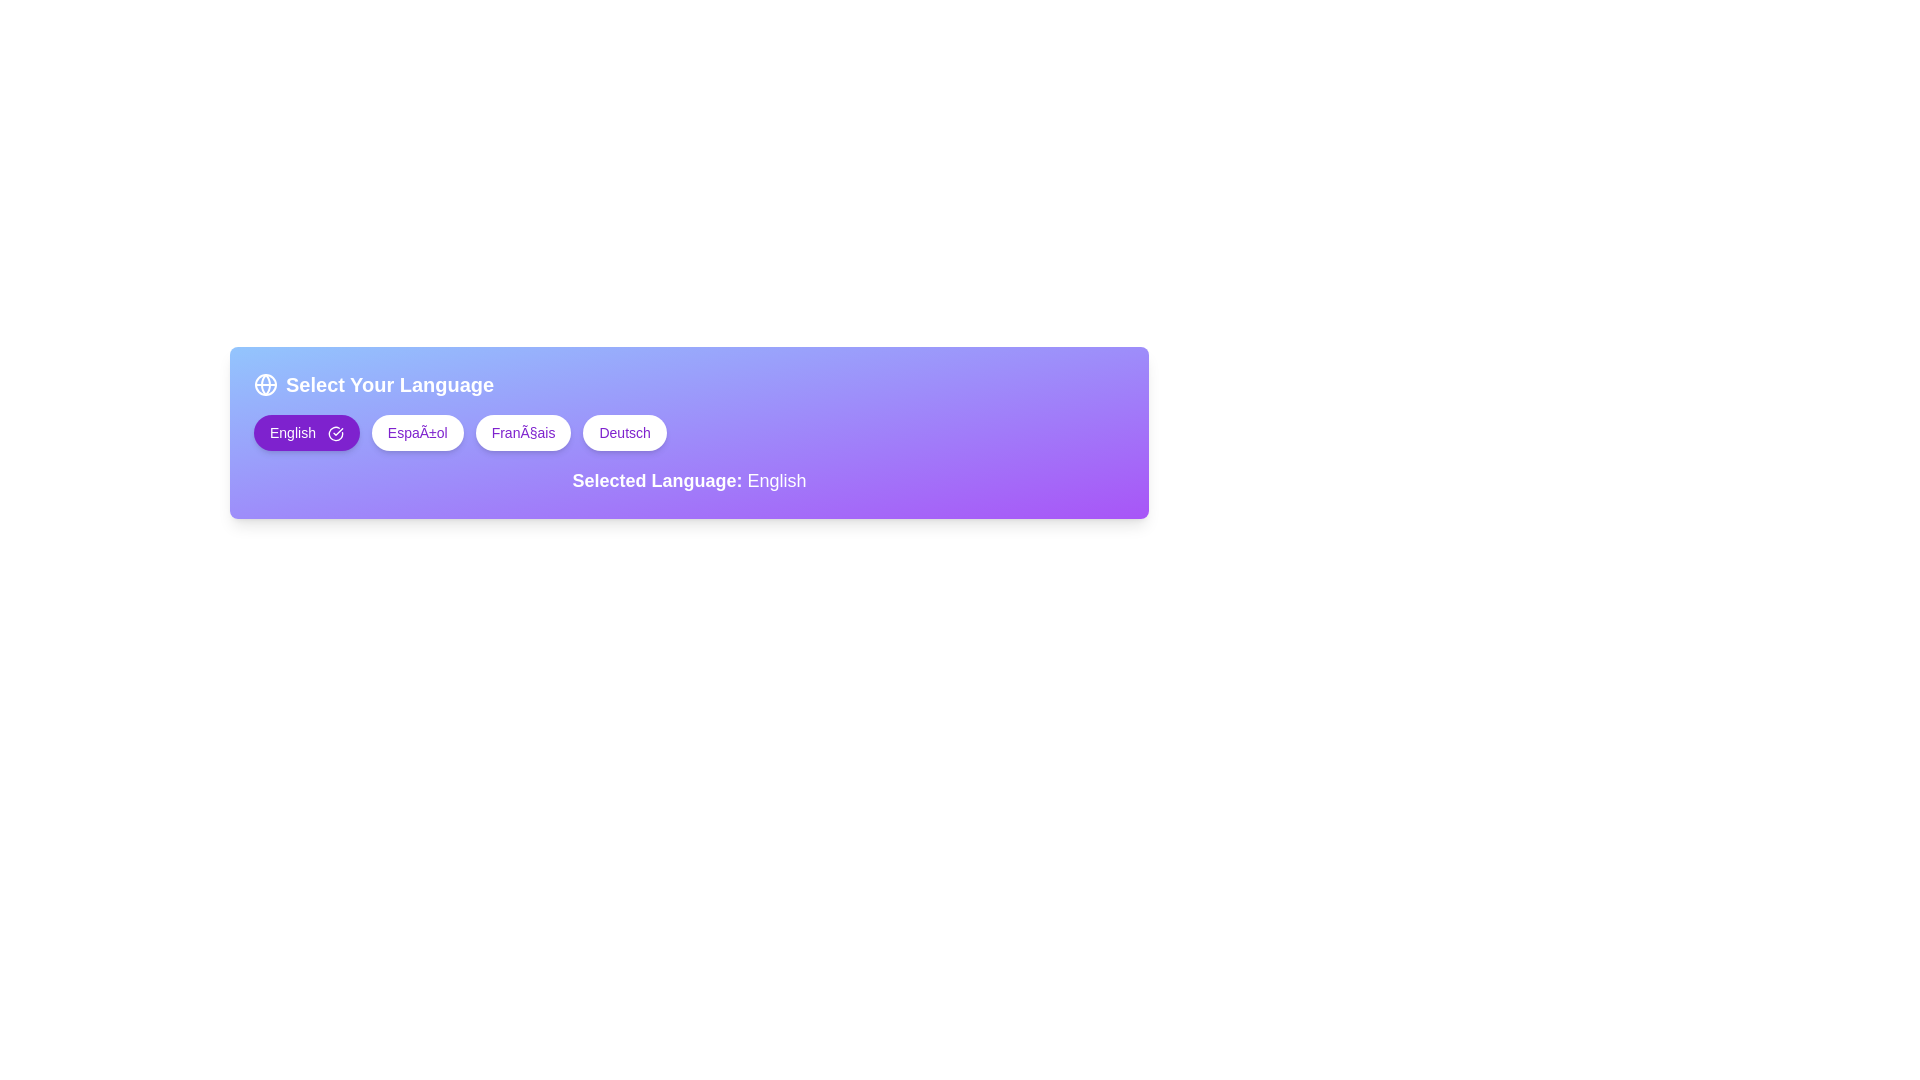 This screenshot has height=1080, width=1920. What do you see at coordinates (264, 385) in the screenshot?
I see `the globe icon located to the left of the text 'Select Your Language', which is situated at the top-left corner of a gradient box` at bounding box center [264, 385].